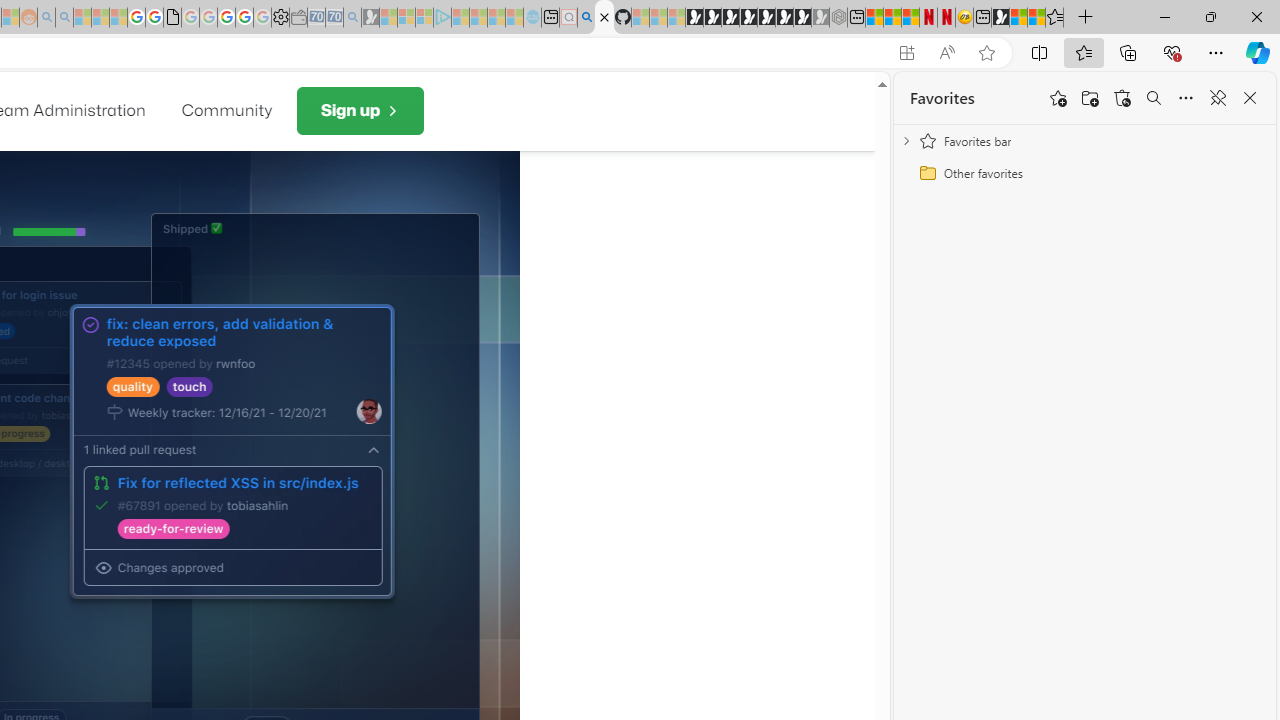 This screenshot has width=1280, height=720. Describe the element at coordinates (1128, 51) in the screenshot. I see `'Collections'` at that location.